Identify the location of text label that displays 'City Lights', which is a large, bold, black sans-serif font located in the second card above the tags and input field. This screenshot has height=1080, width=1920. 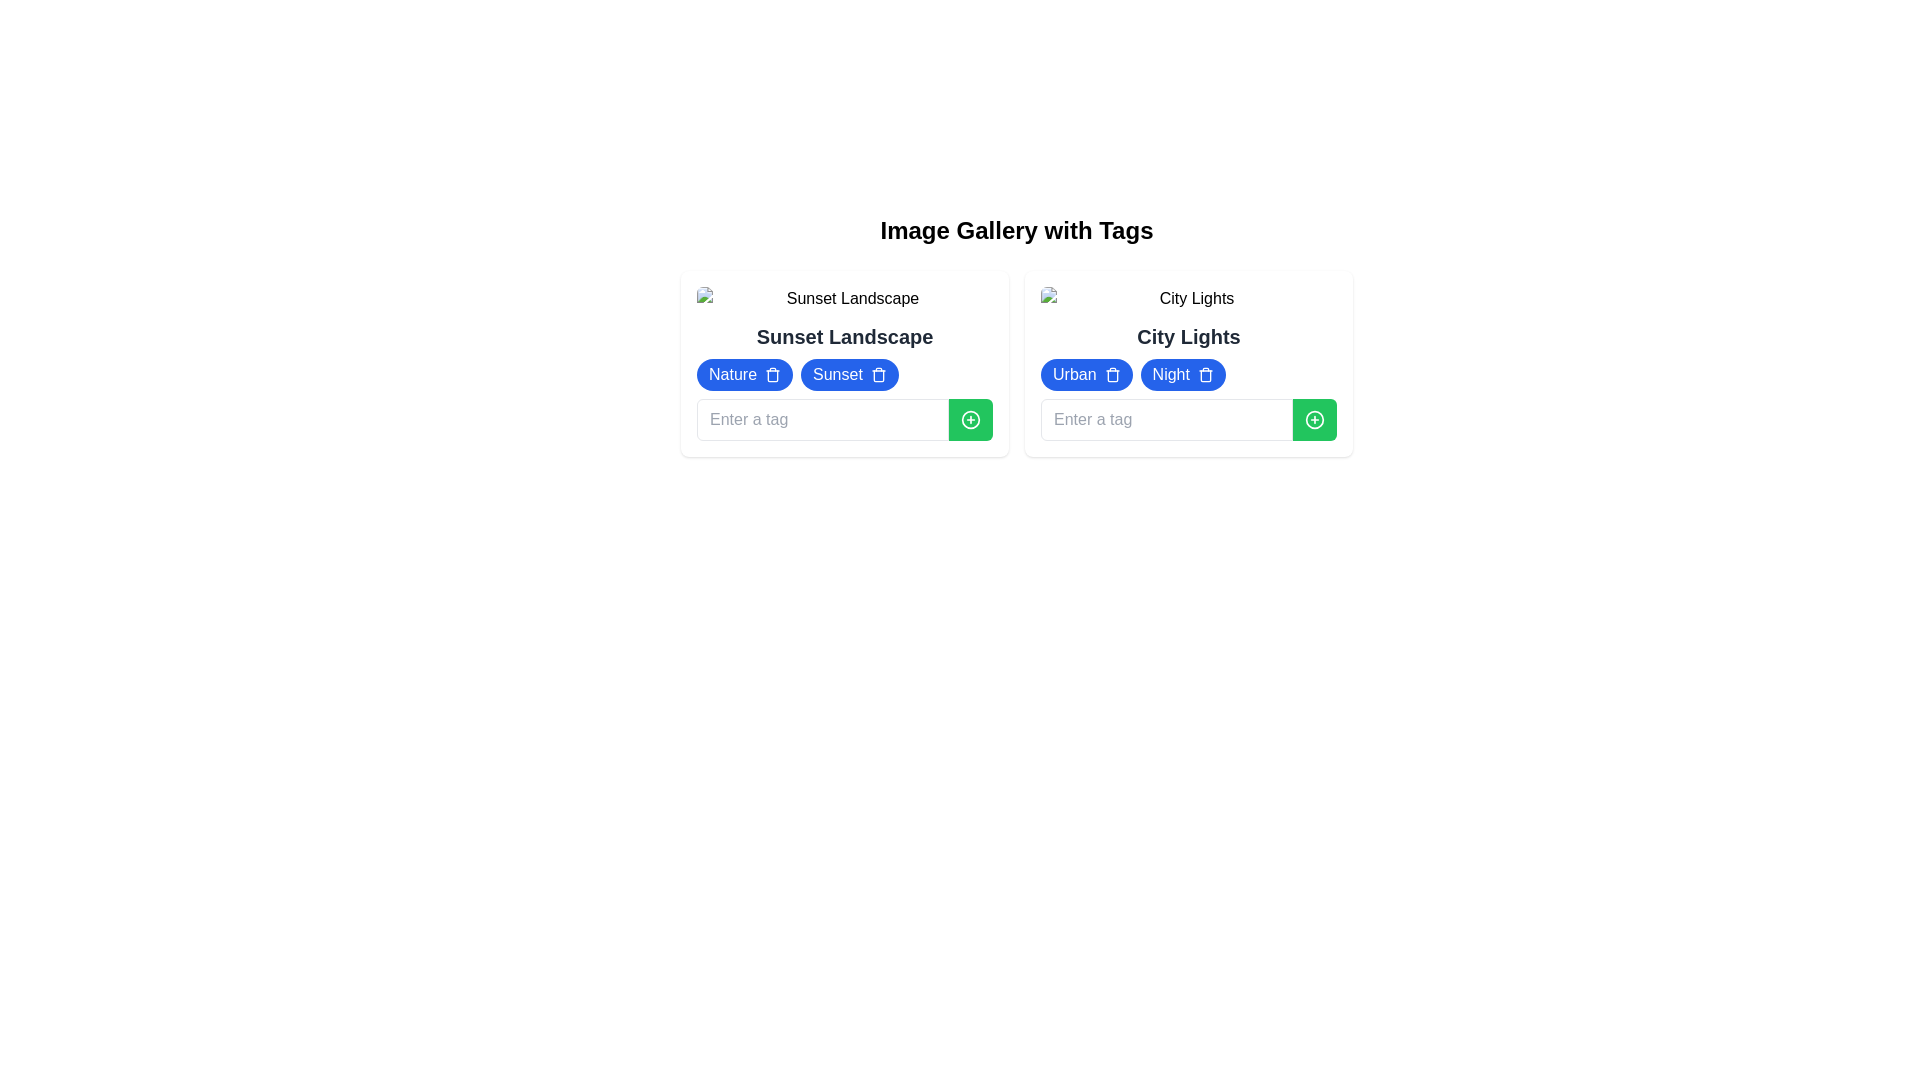
(1189, 335).